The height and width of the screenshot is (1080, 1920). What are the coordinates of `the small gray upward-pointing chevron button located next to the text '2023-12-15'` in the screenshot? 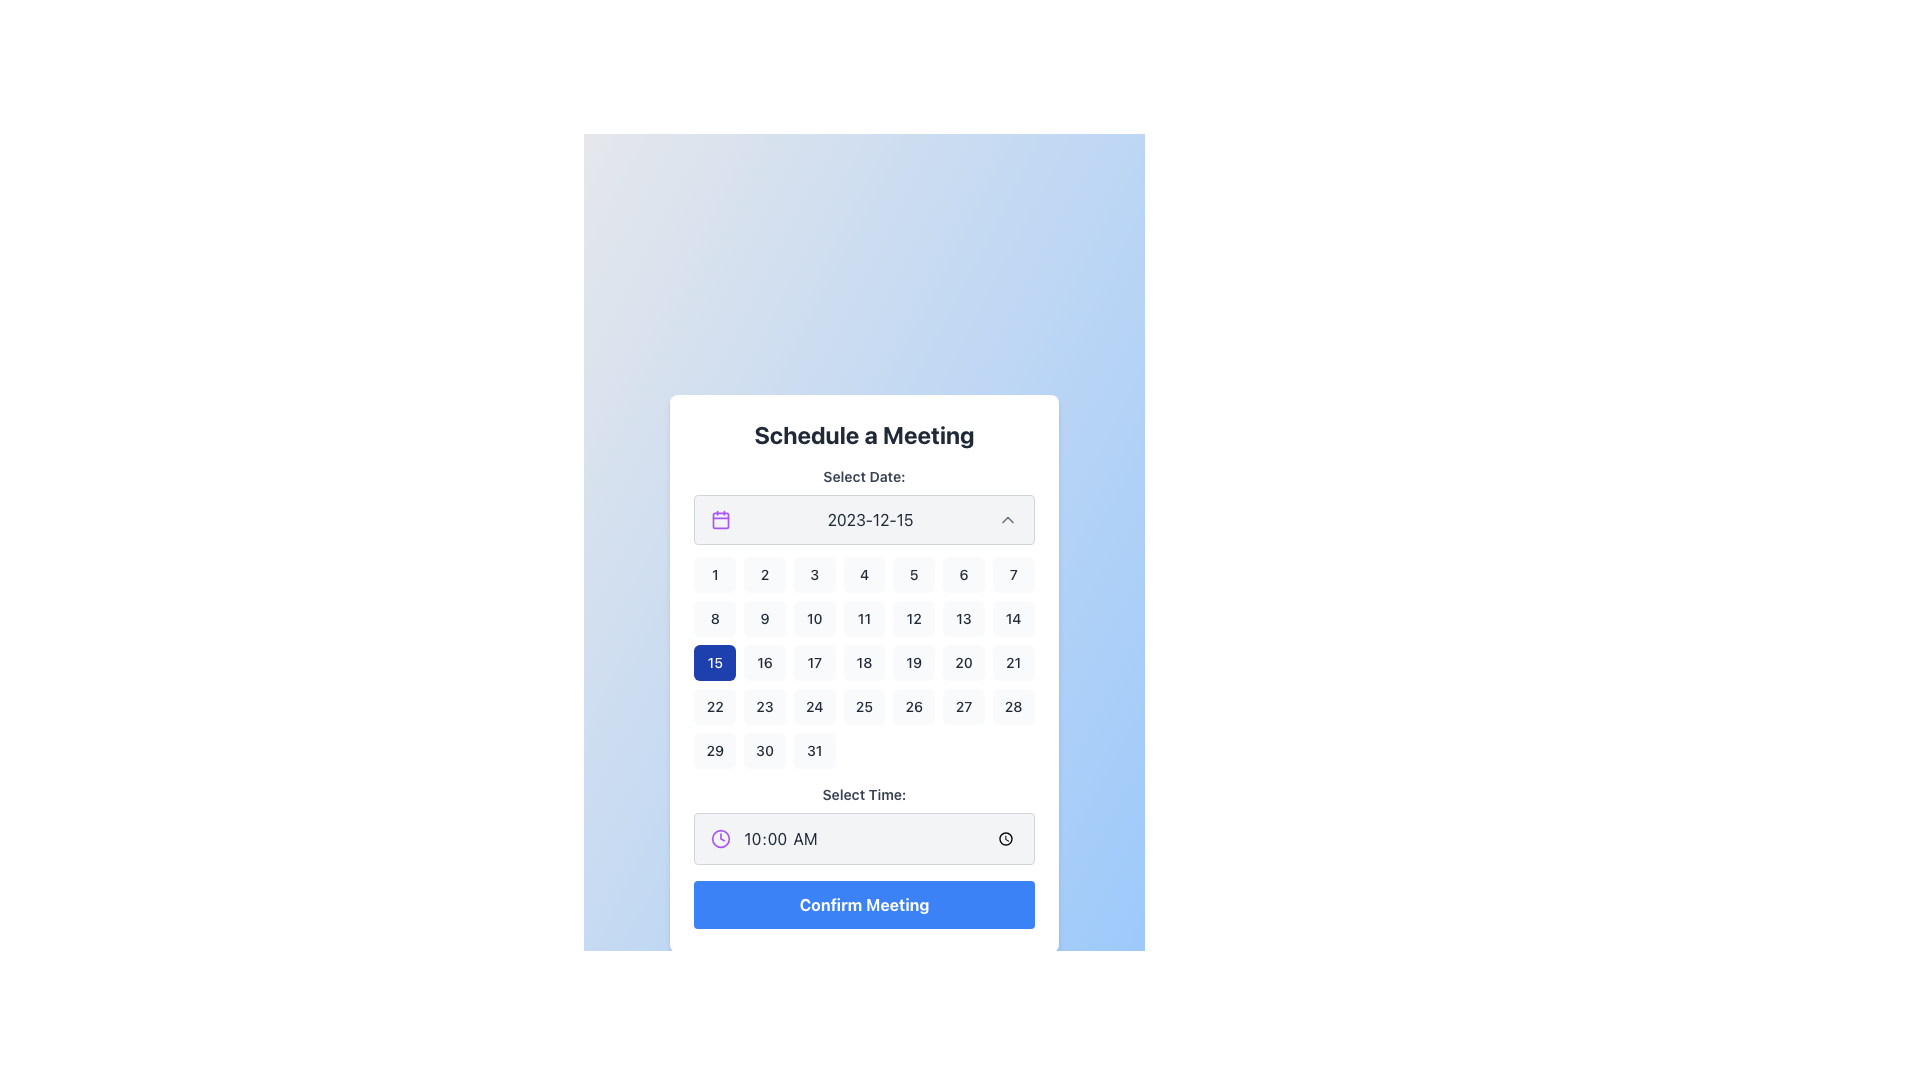 It's located at (1007, 519).